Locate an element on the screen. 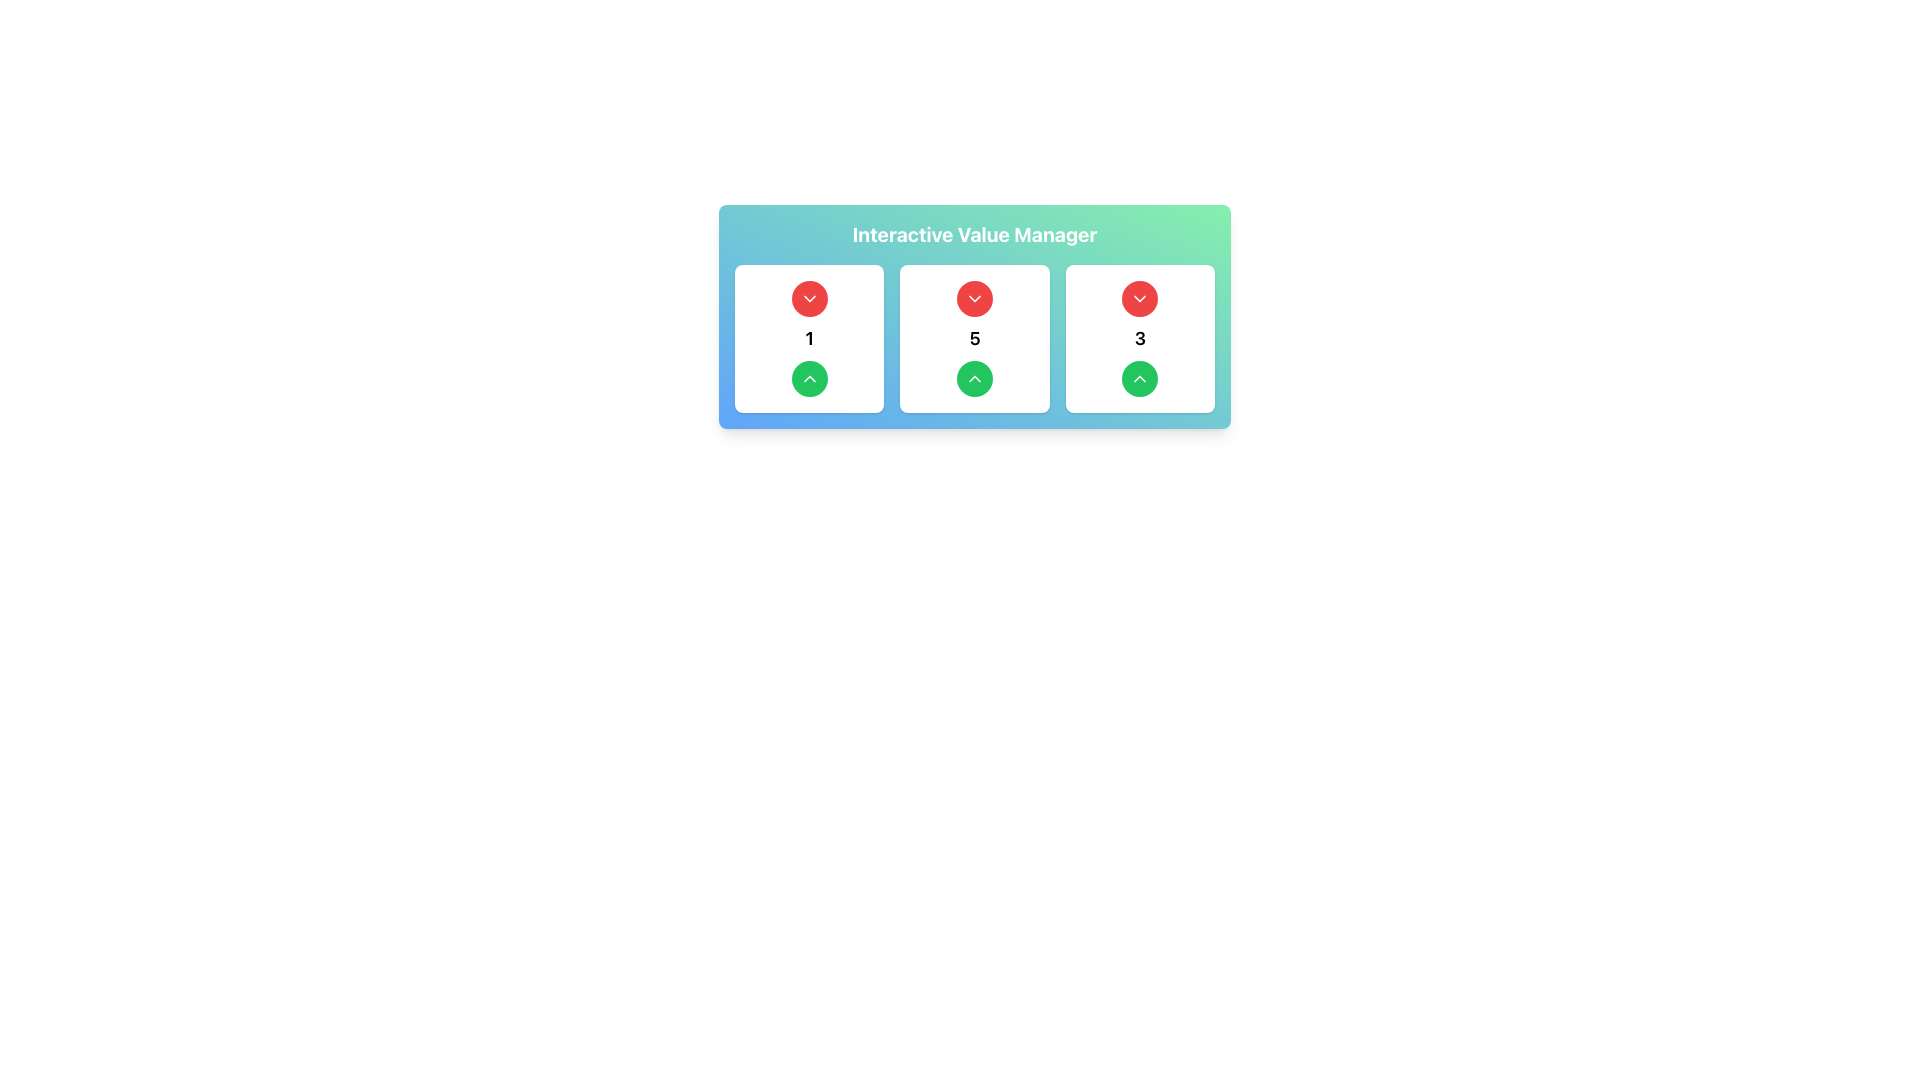 This screenshot has height=1080, width=1920. the downward button located below the number '1' in the first column of the 'Interactive Value Manager' interface is located at coordinates (809, 378).